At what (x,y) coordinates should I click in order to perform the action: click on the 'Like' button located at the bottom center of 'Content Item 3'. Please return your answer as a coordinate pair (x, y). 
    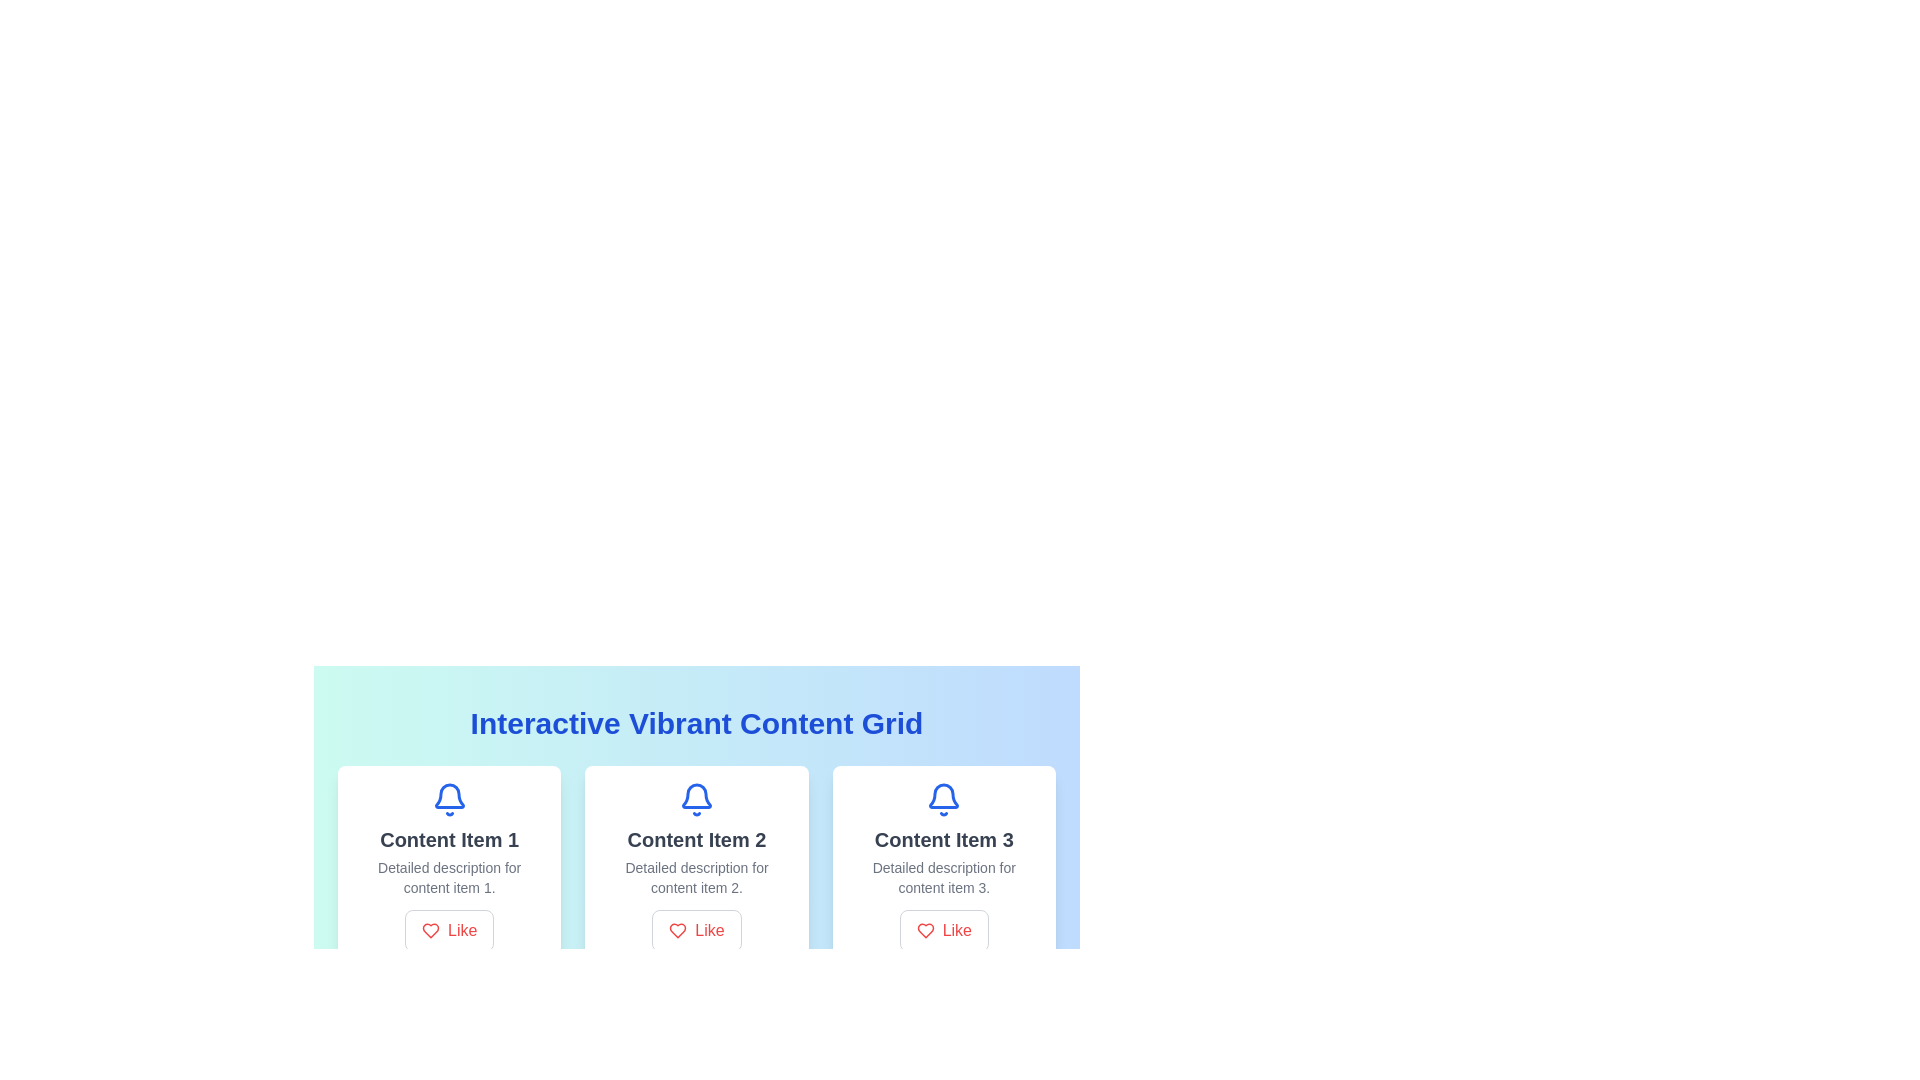
    Looking at the image, I should click on (943, 930).